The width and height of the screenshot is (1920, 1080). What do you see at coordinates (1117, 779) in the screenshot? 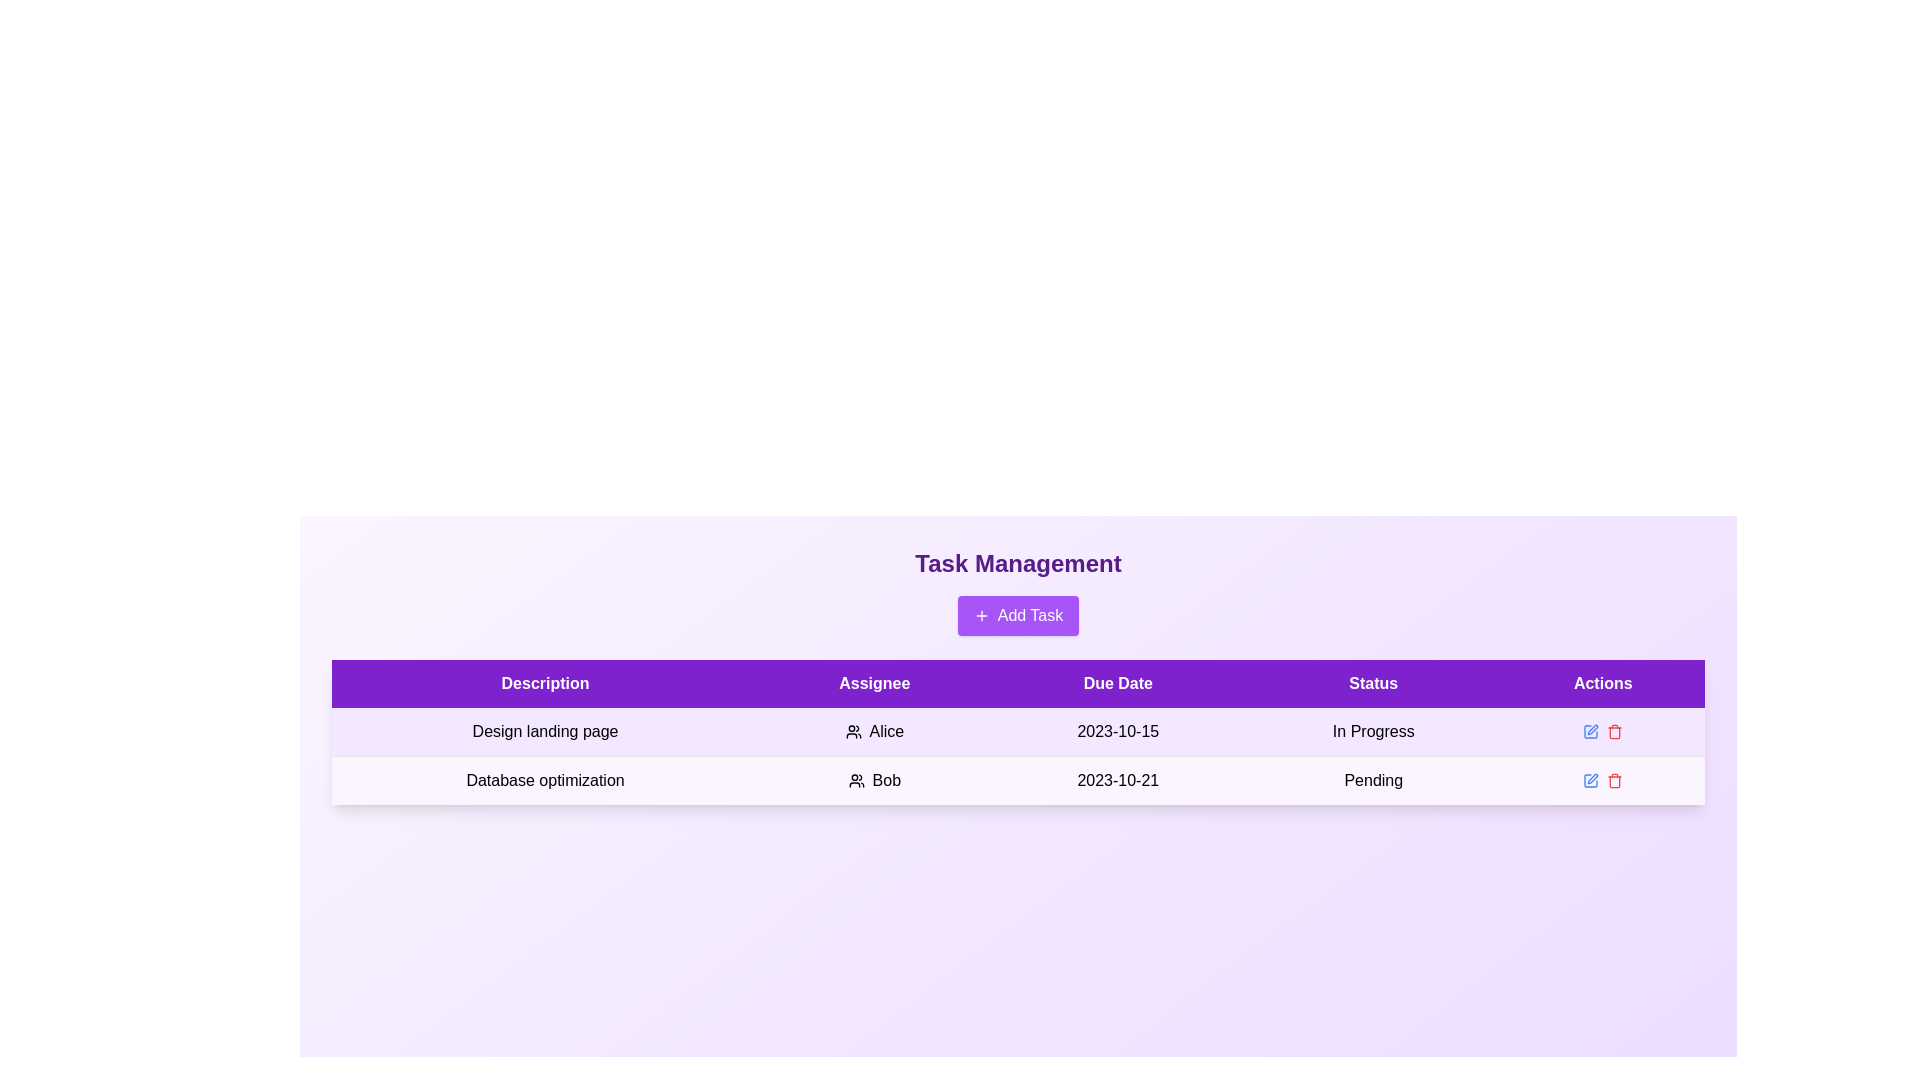
I see `the text label displaying '2023-10-21' in the third column of the second row under 'Due Date' in the table` at bounding box center [1117, 779].